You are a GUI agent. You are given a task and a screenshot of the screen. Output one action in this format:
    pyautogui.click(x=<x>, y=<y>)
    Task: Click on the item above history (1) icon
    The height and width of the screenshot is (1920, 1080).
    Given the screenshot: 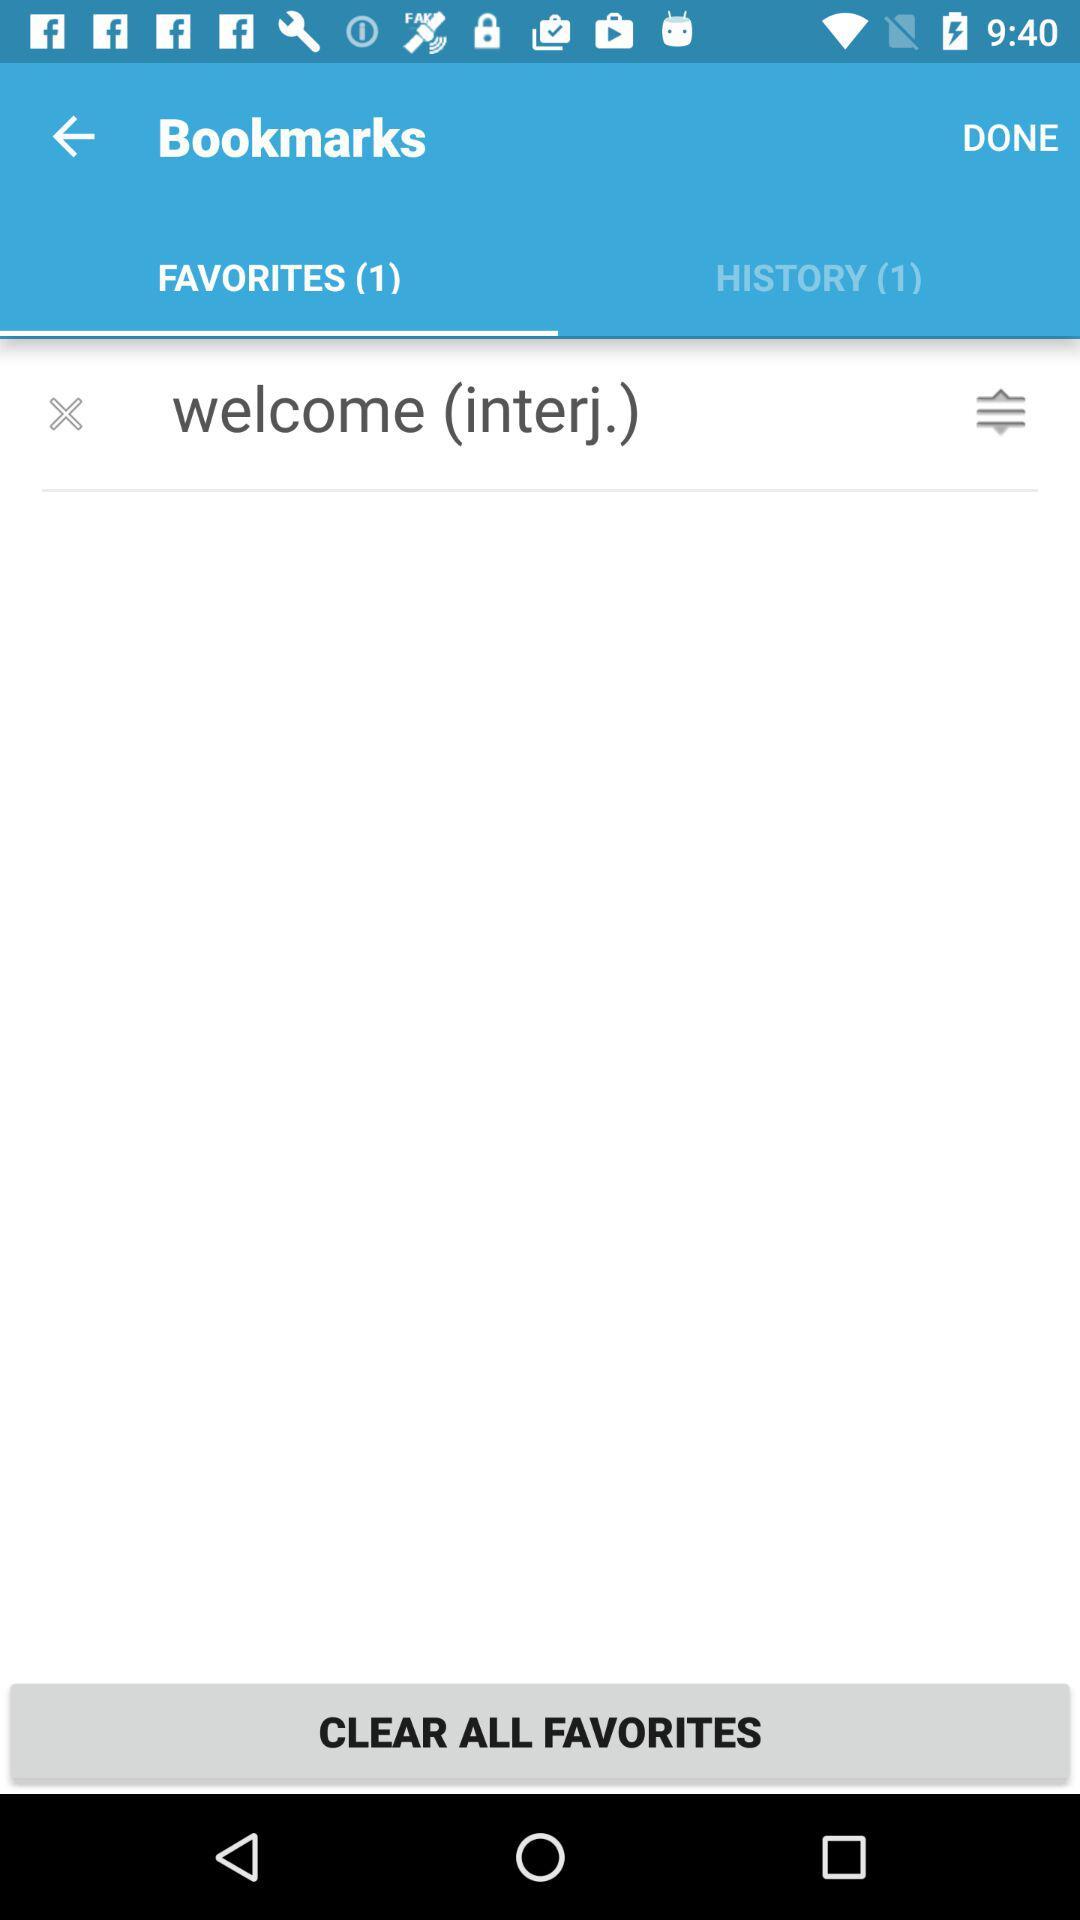 What is the action you would take?
    pyautogui.click(x=1010, y=135)
    